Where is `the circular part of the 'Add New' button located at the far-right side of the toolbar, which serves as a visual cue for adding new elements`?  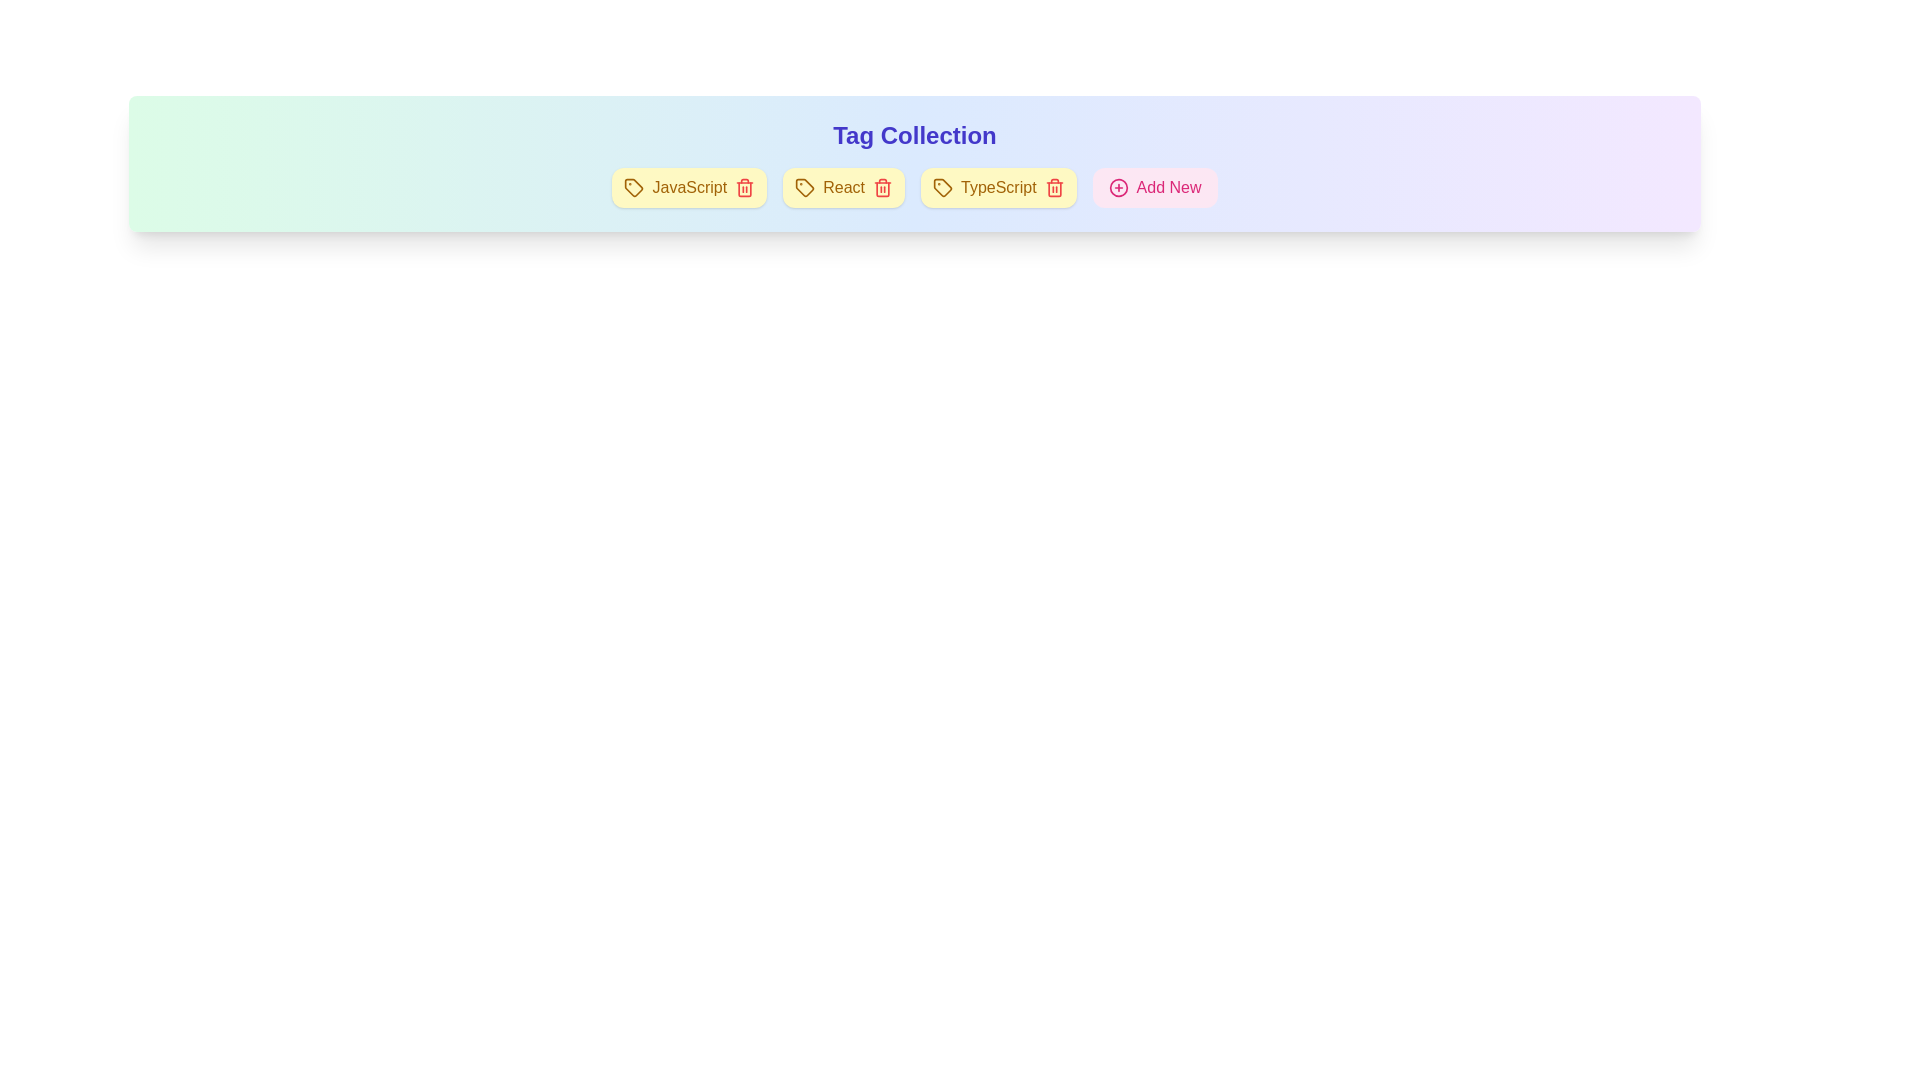 the circular part of the 'Add New' button located at the far-right side of the toolbar, which serves as a visual cue for adding new elements is located at coordinates (1117, 188).